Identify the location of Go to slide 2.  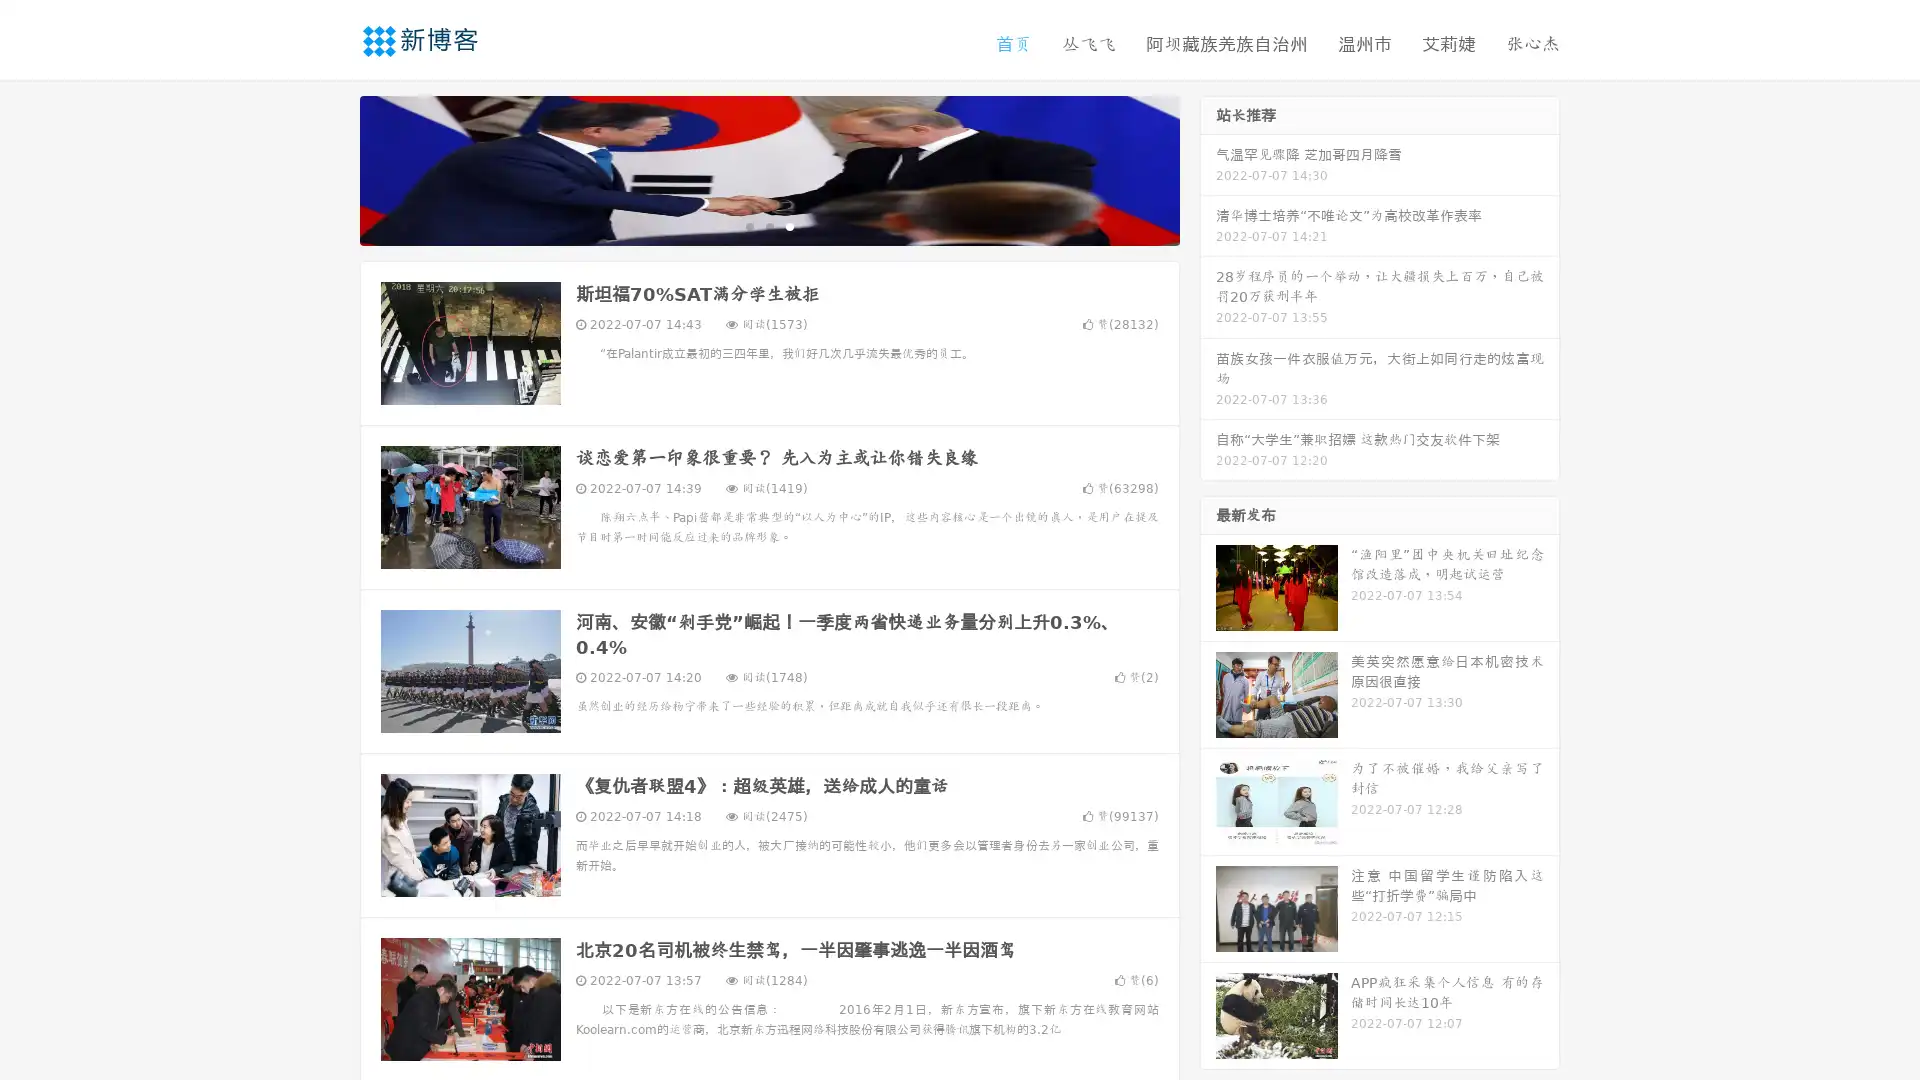
(768, 225).